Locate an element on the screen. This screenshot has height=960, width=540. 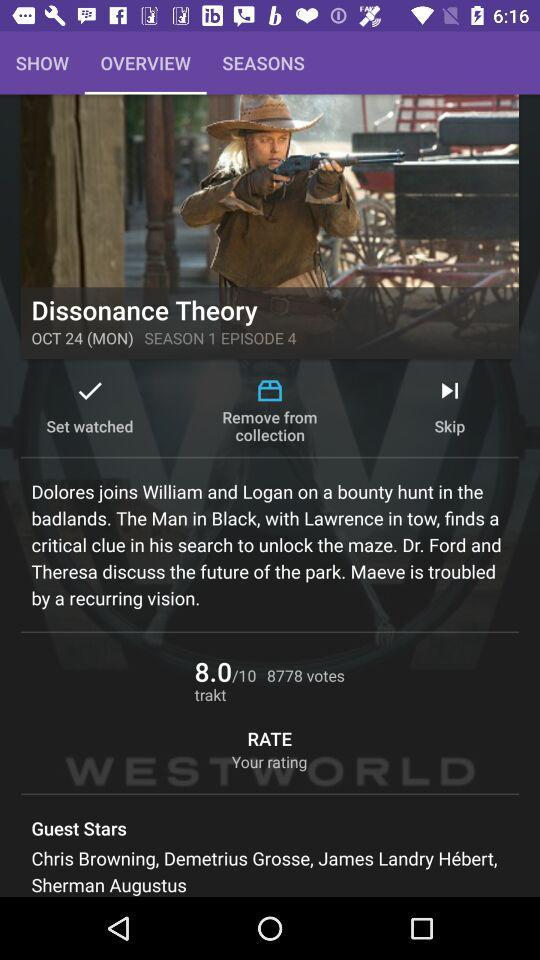
the icon below guest stars is located at coordinates (270, 870).